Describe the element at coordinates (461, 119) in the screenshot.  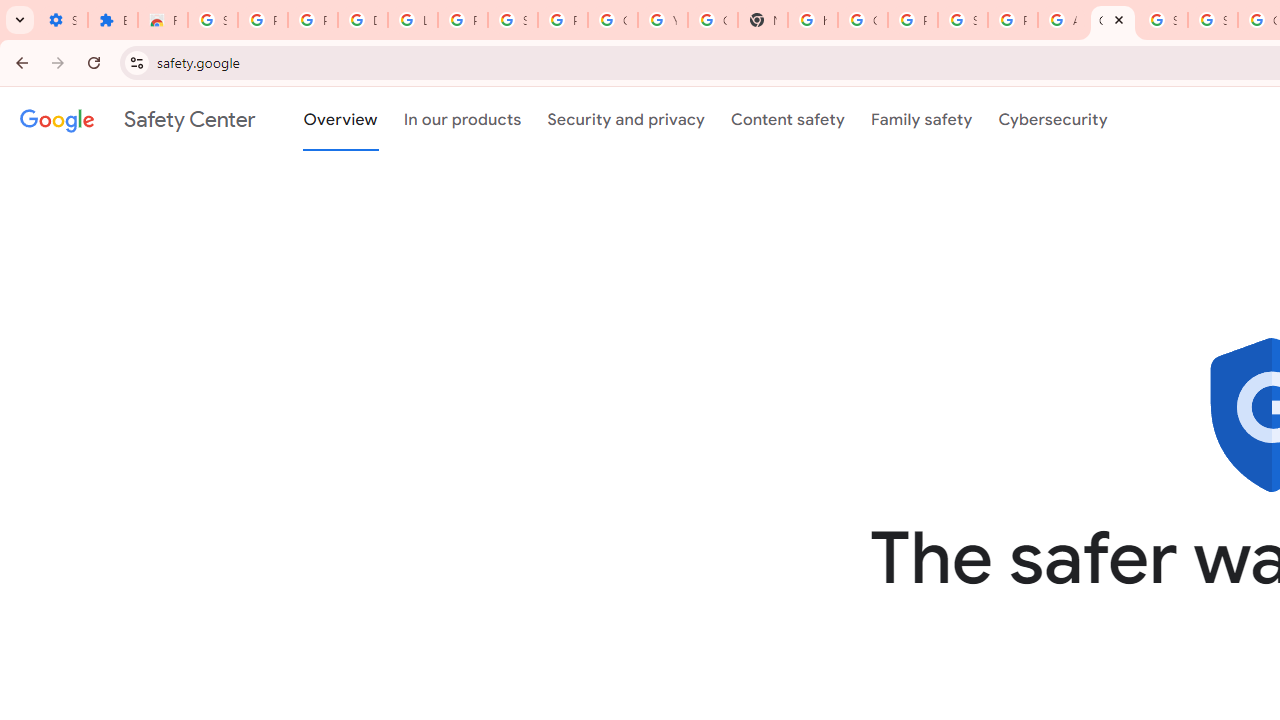
I see `'In our products'` at that location.